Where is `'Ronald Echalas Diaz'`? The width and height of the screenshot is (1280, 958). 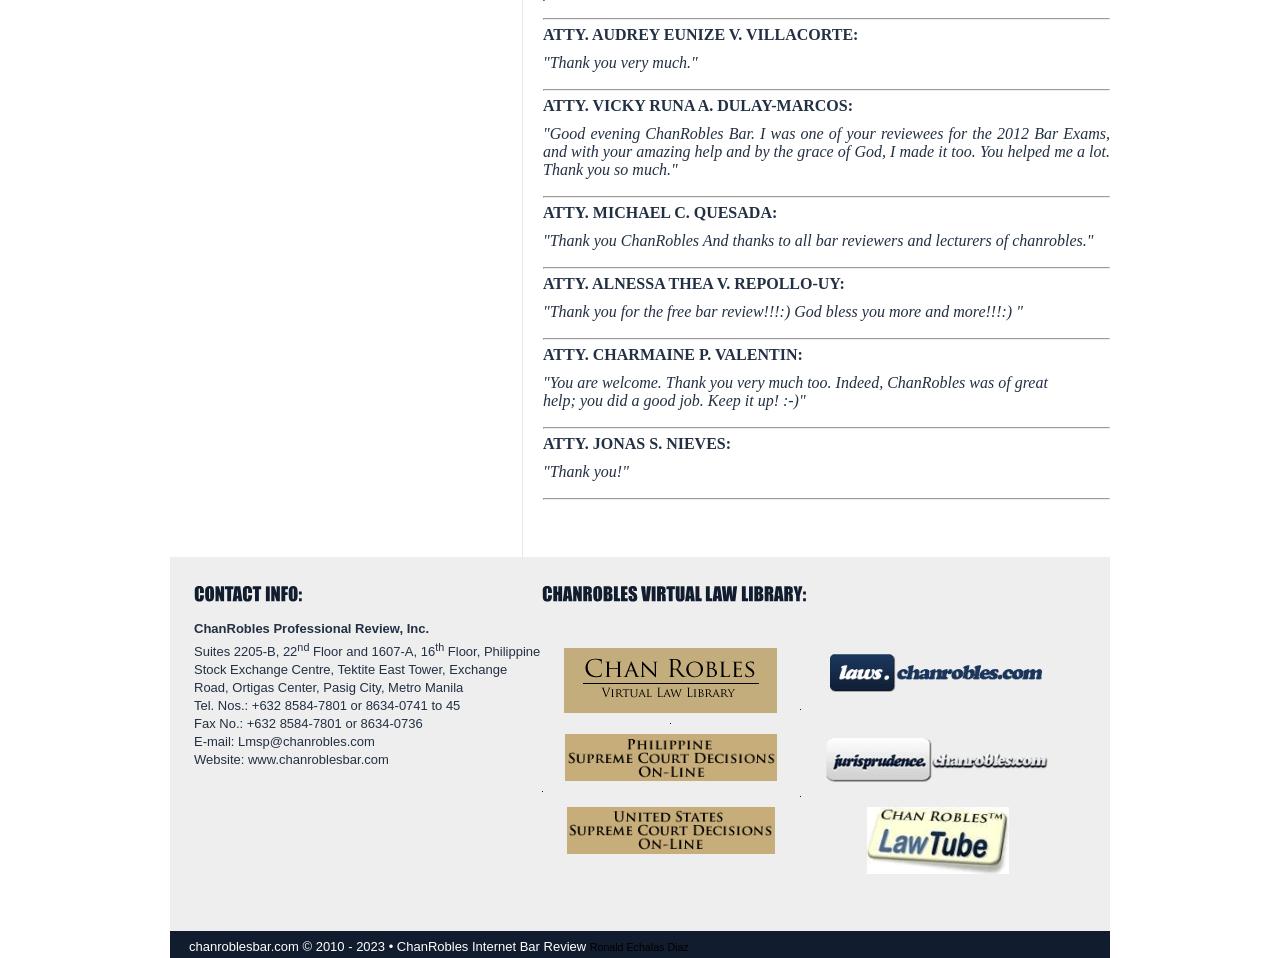
'Ronald Echalas Diaz' is located at coordinates (637, 946).